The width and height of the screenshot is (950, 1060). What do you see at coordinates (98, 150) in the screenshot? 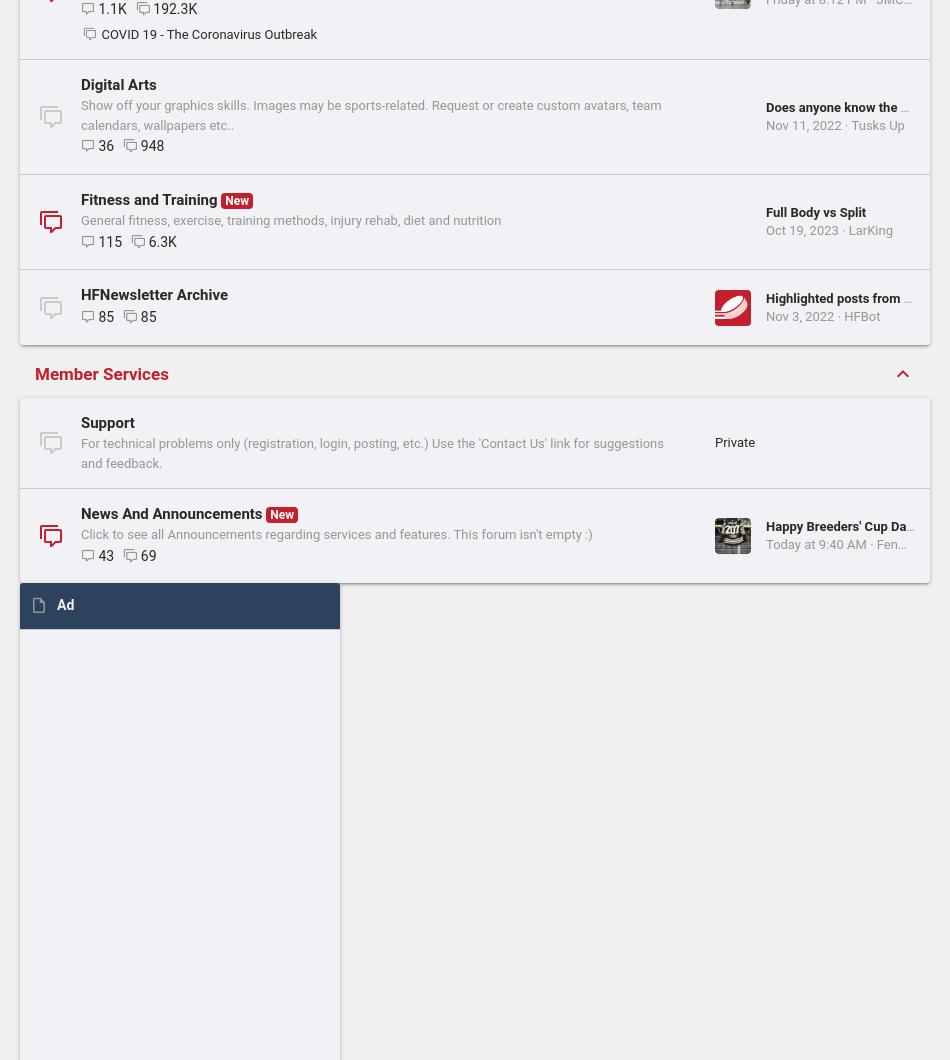
I see `'896'` at bounding box center [98, 150].